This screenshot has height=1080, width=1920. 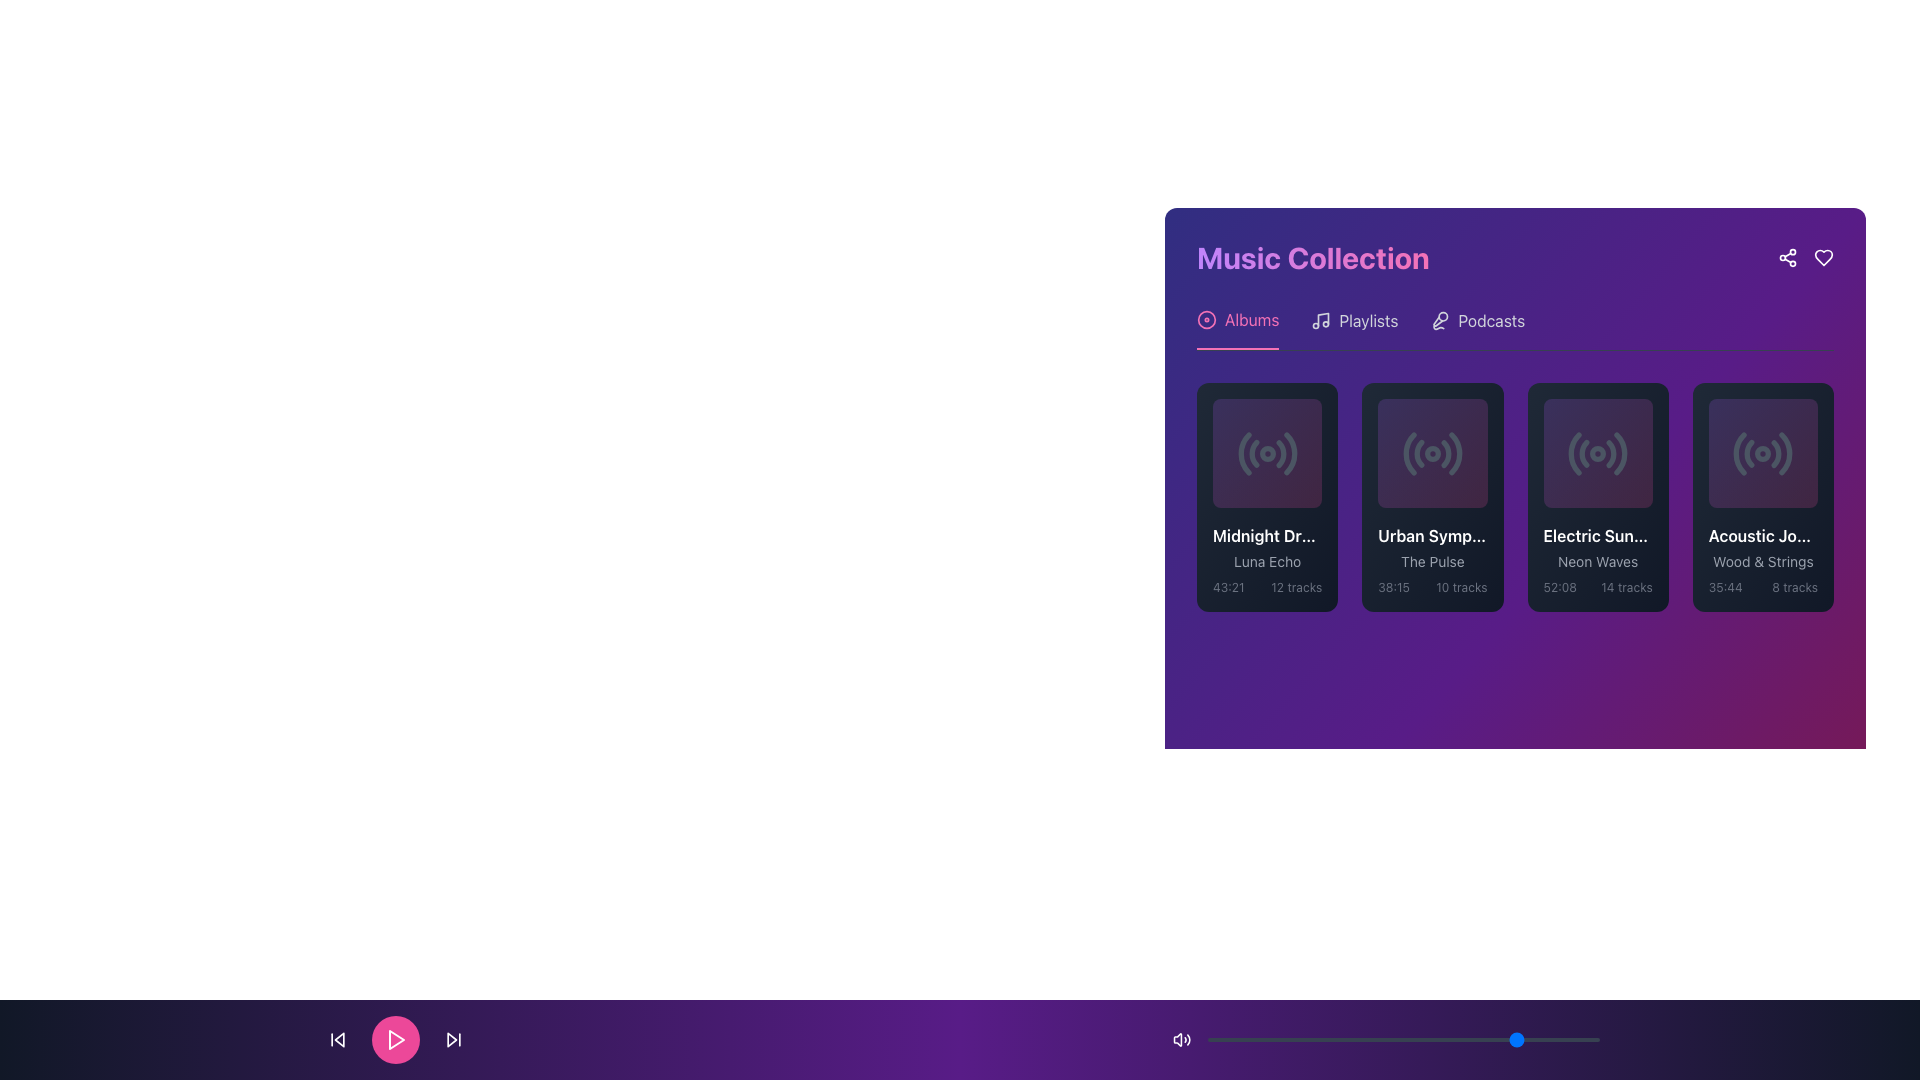 What do you see at coordinates (1597, 453) in the screenshot?
I see `the thumbnail representing the 'Electric Sunset' item in the music collection` at bounding box center [1597, 453].